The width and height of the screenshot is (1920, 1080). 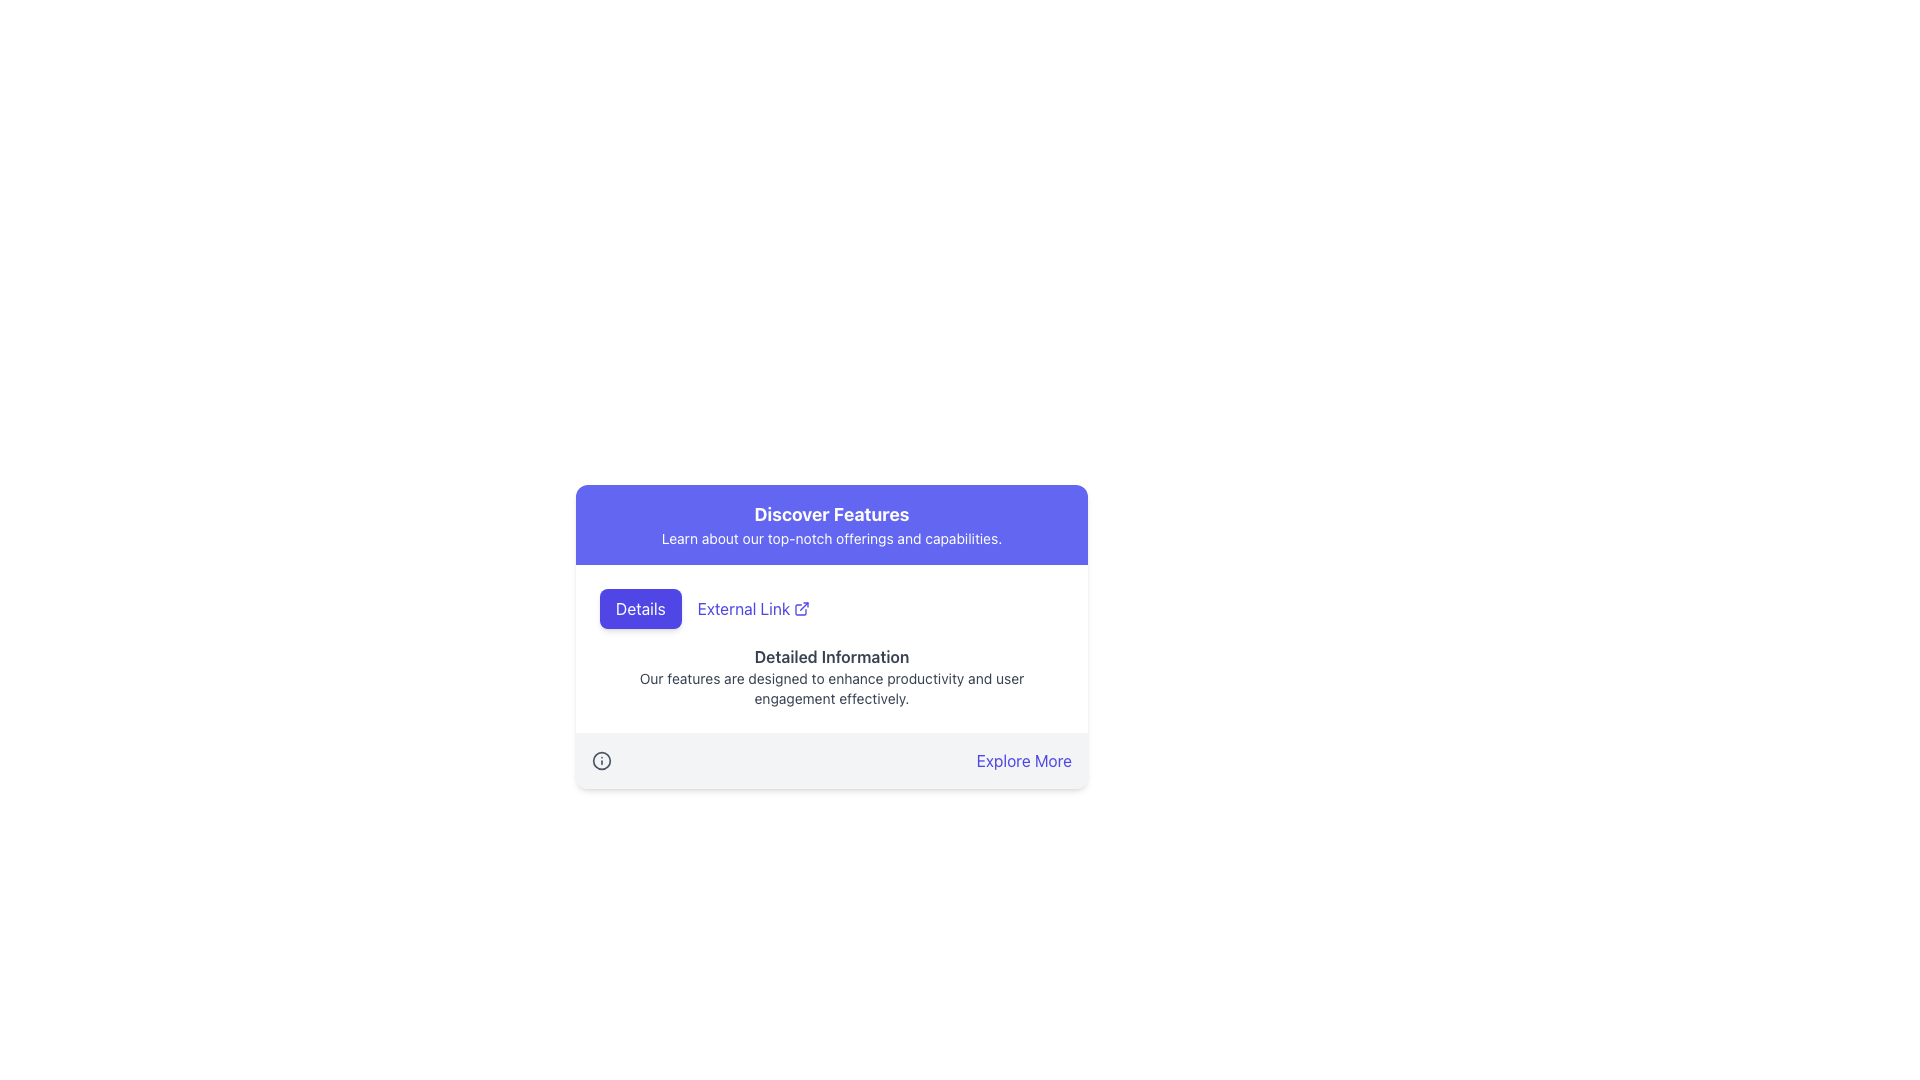 I want to click on the external link icon represented as an SVG image with a blue stroke, located to the right of the text 'External Link' within a clickable button styled as a hyperlink, so click(x=802, y=608).